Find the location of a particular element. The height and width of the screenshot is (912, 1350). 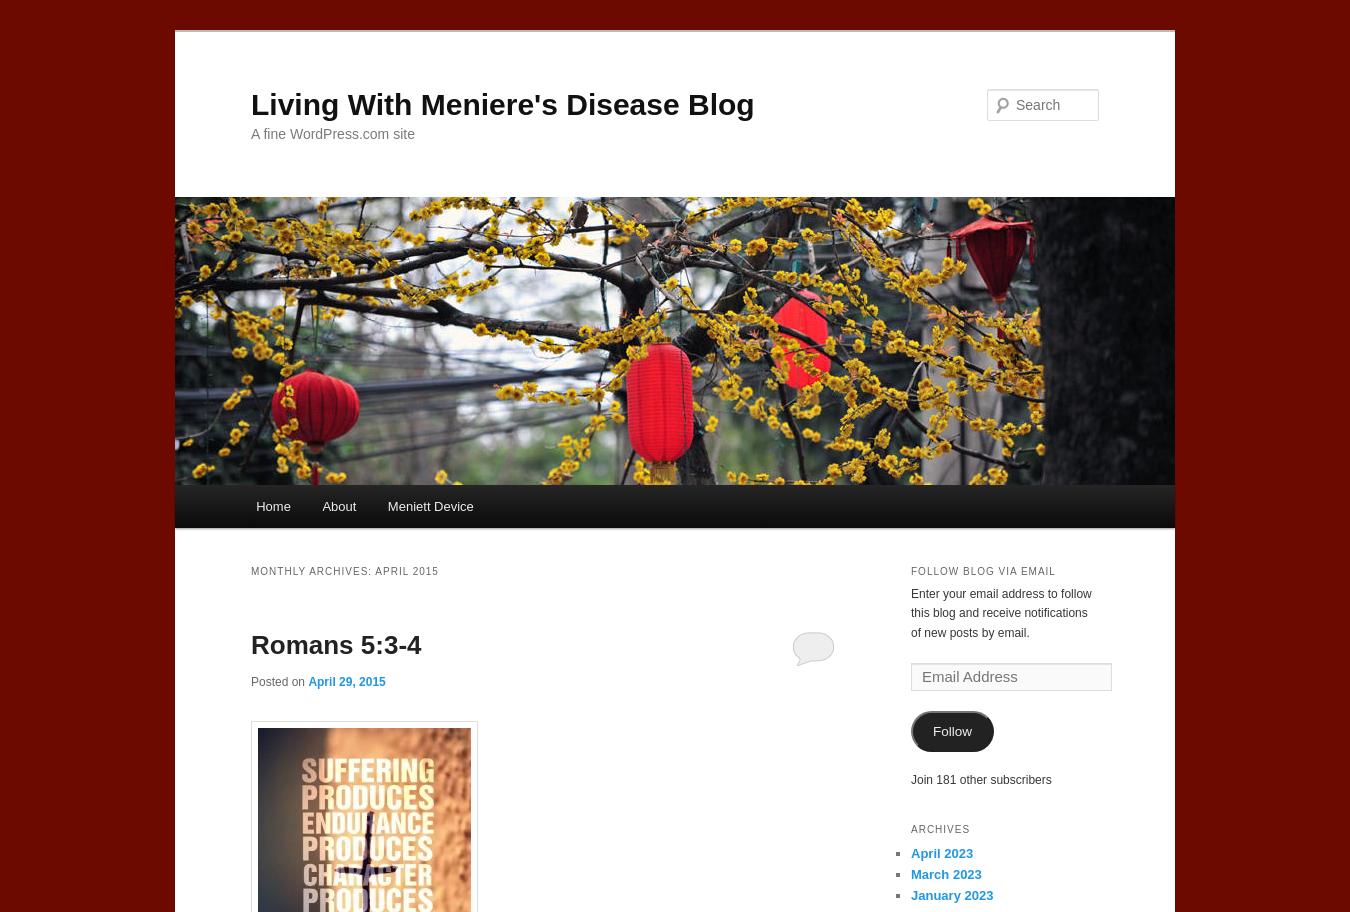

'Monthly Archives:' is located at coordinates (249, 570).